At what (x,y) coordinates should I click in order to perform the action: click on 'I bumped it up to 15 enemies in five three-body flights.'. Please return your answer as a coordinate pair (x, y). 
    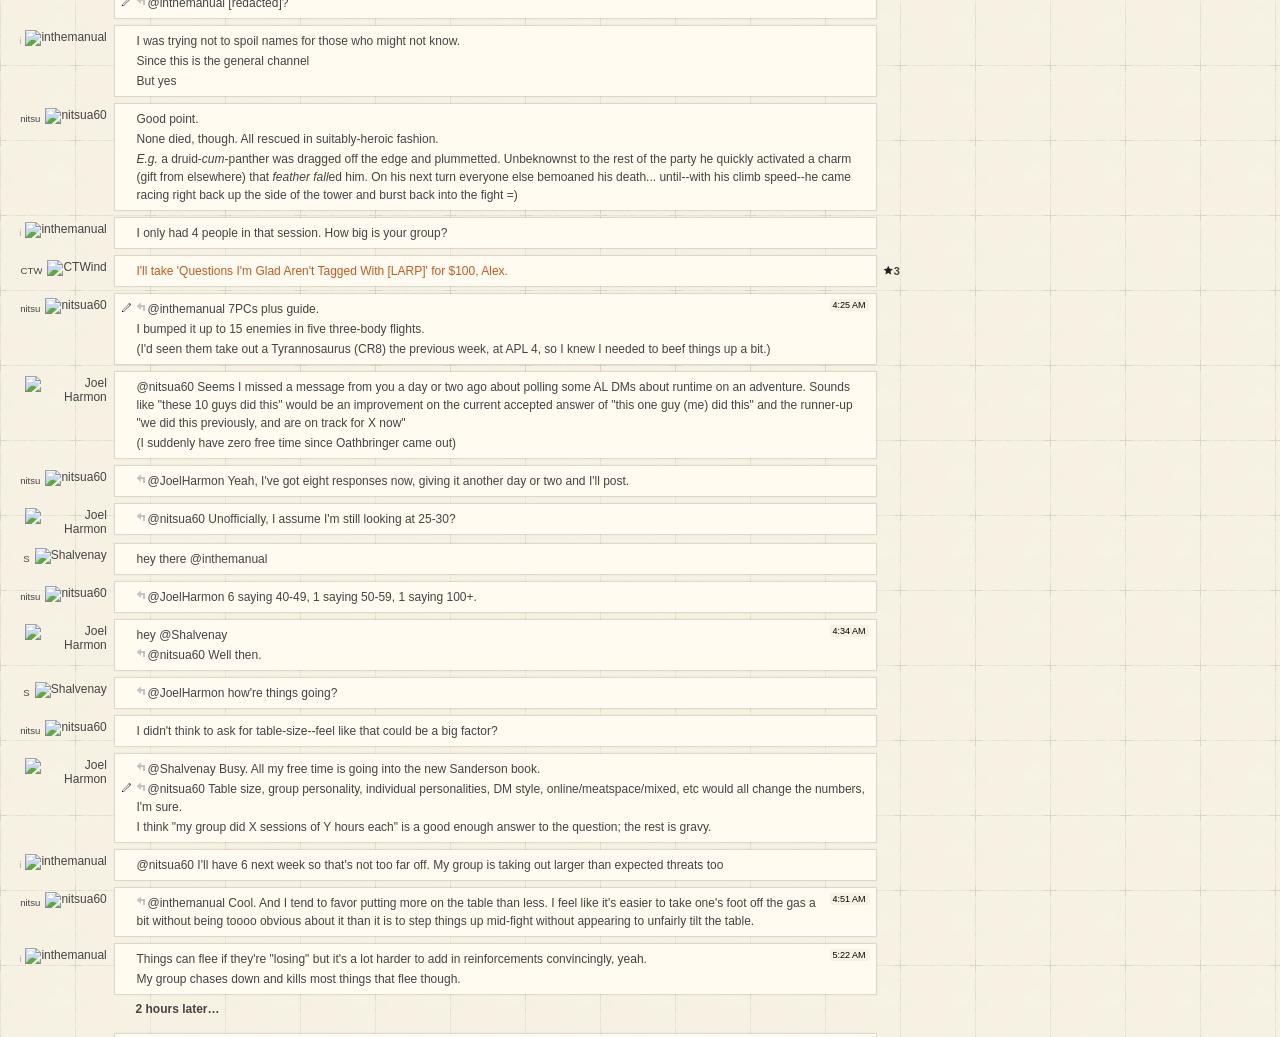
    Looking at the image, I should click on (134, 327).